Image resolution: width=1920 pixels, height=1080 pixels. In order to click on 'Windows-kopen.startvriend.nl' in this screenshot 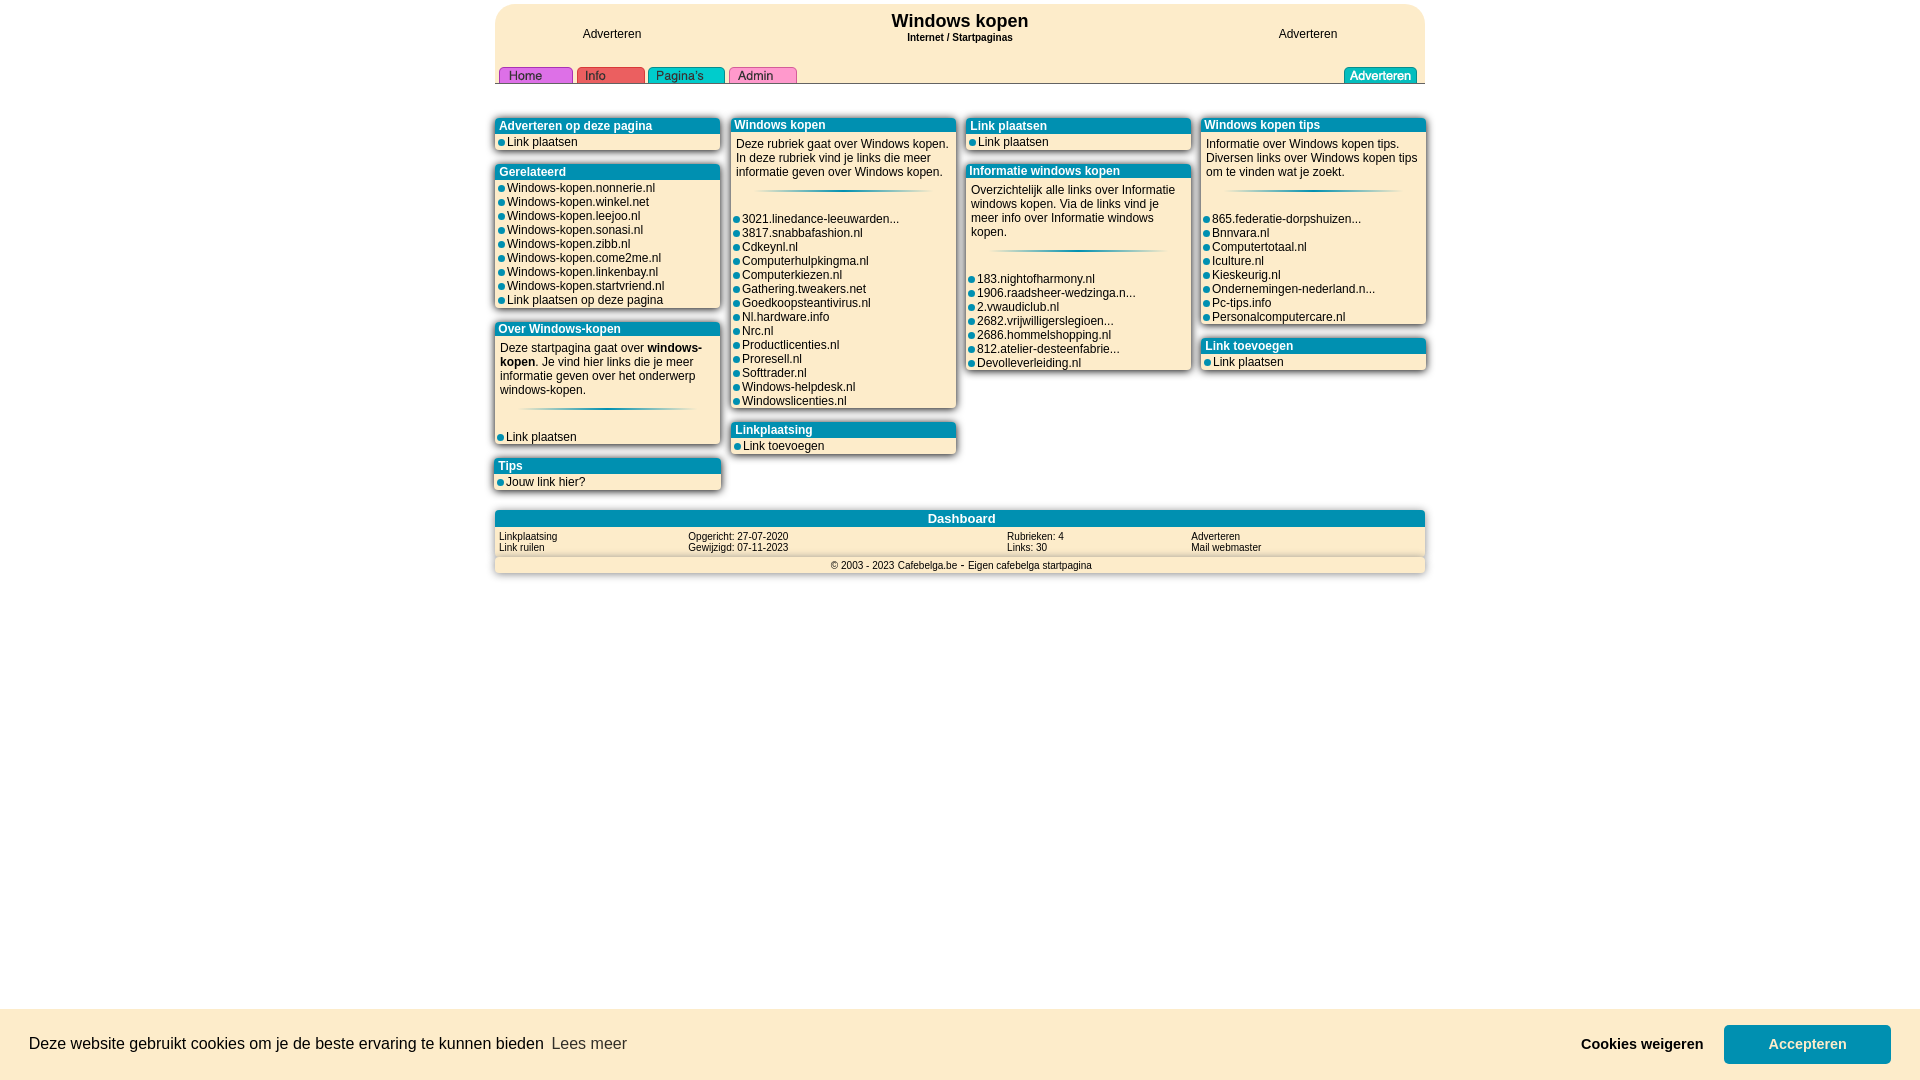, I will do `click(584, 285)`.